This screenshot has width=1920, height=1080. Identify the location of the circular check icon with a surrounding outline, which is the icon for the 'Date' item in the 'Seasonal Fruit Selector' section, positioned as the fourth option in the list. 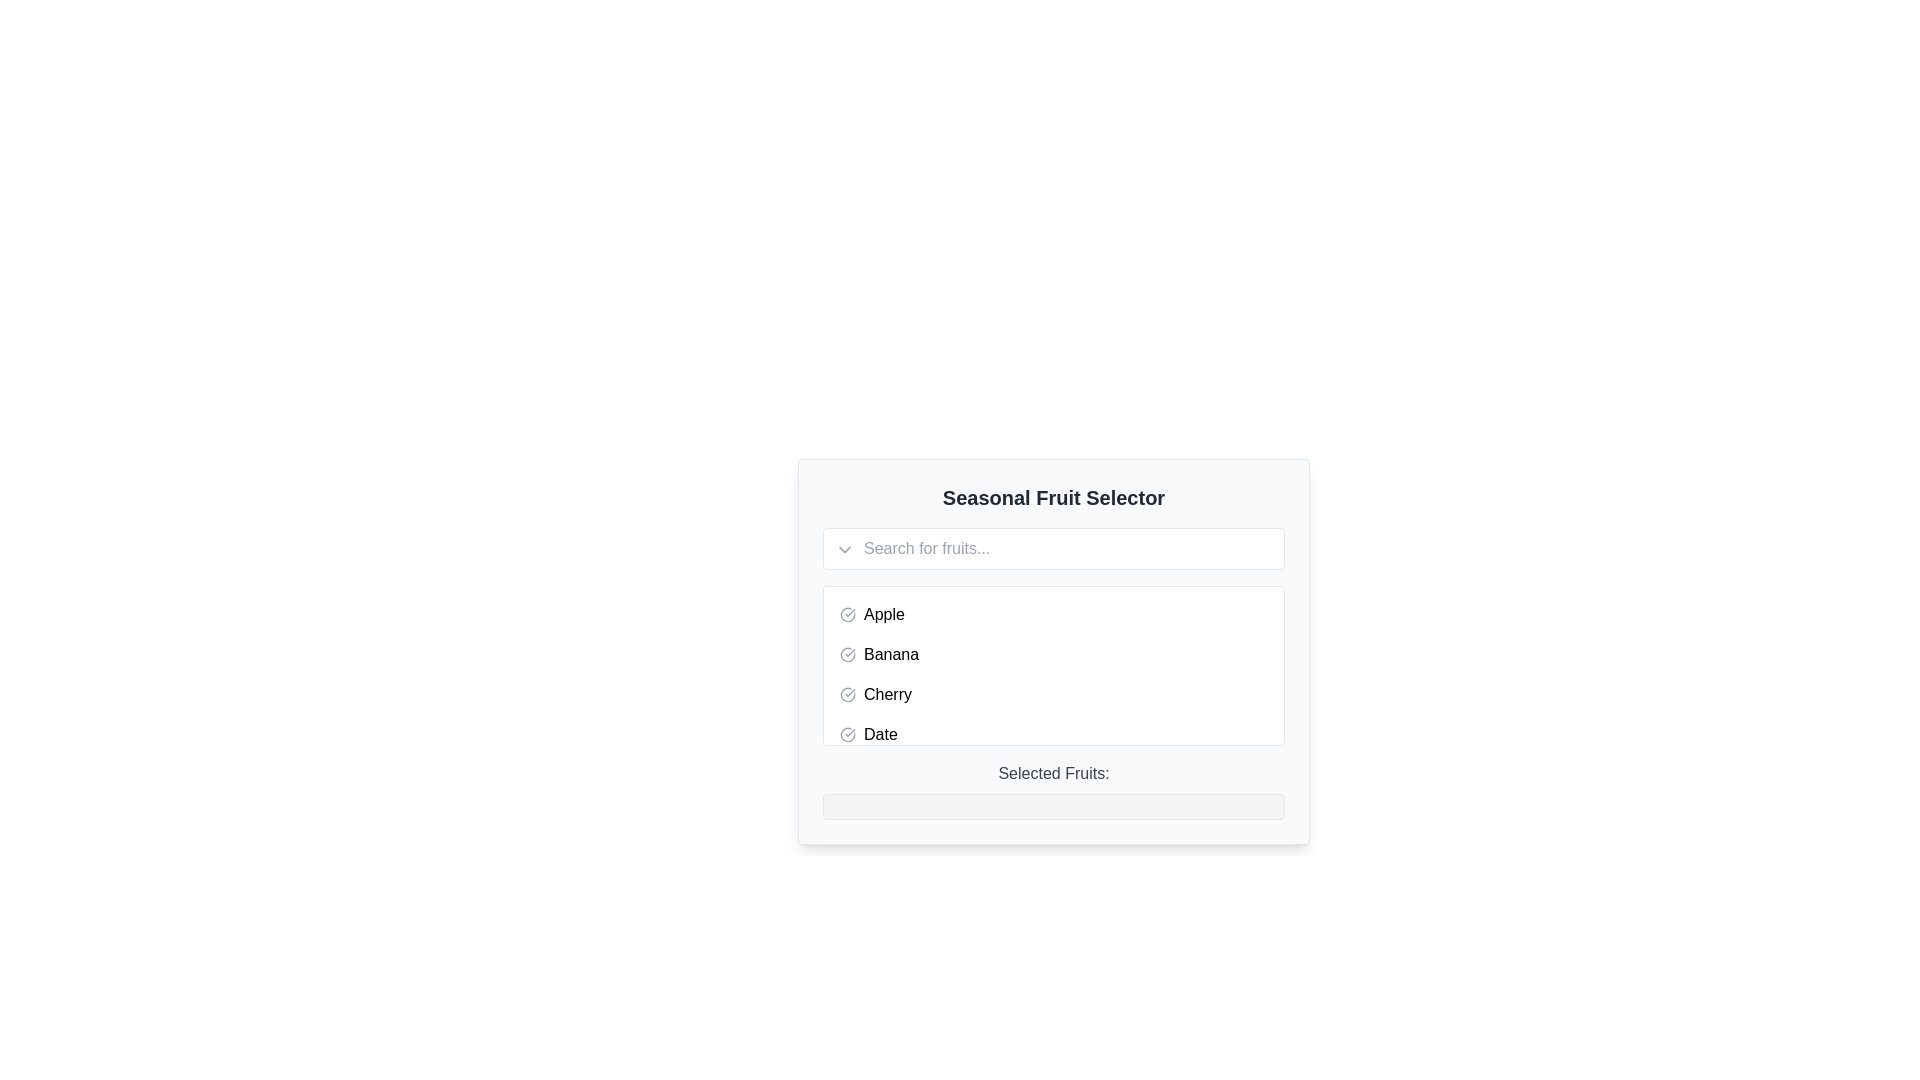
(848, 735).